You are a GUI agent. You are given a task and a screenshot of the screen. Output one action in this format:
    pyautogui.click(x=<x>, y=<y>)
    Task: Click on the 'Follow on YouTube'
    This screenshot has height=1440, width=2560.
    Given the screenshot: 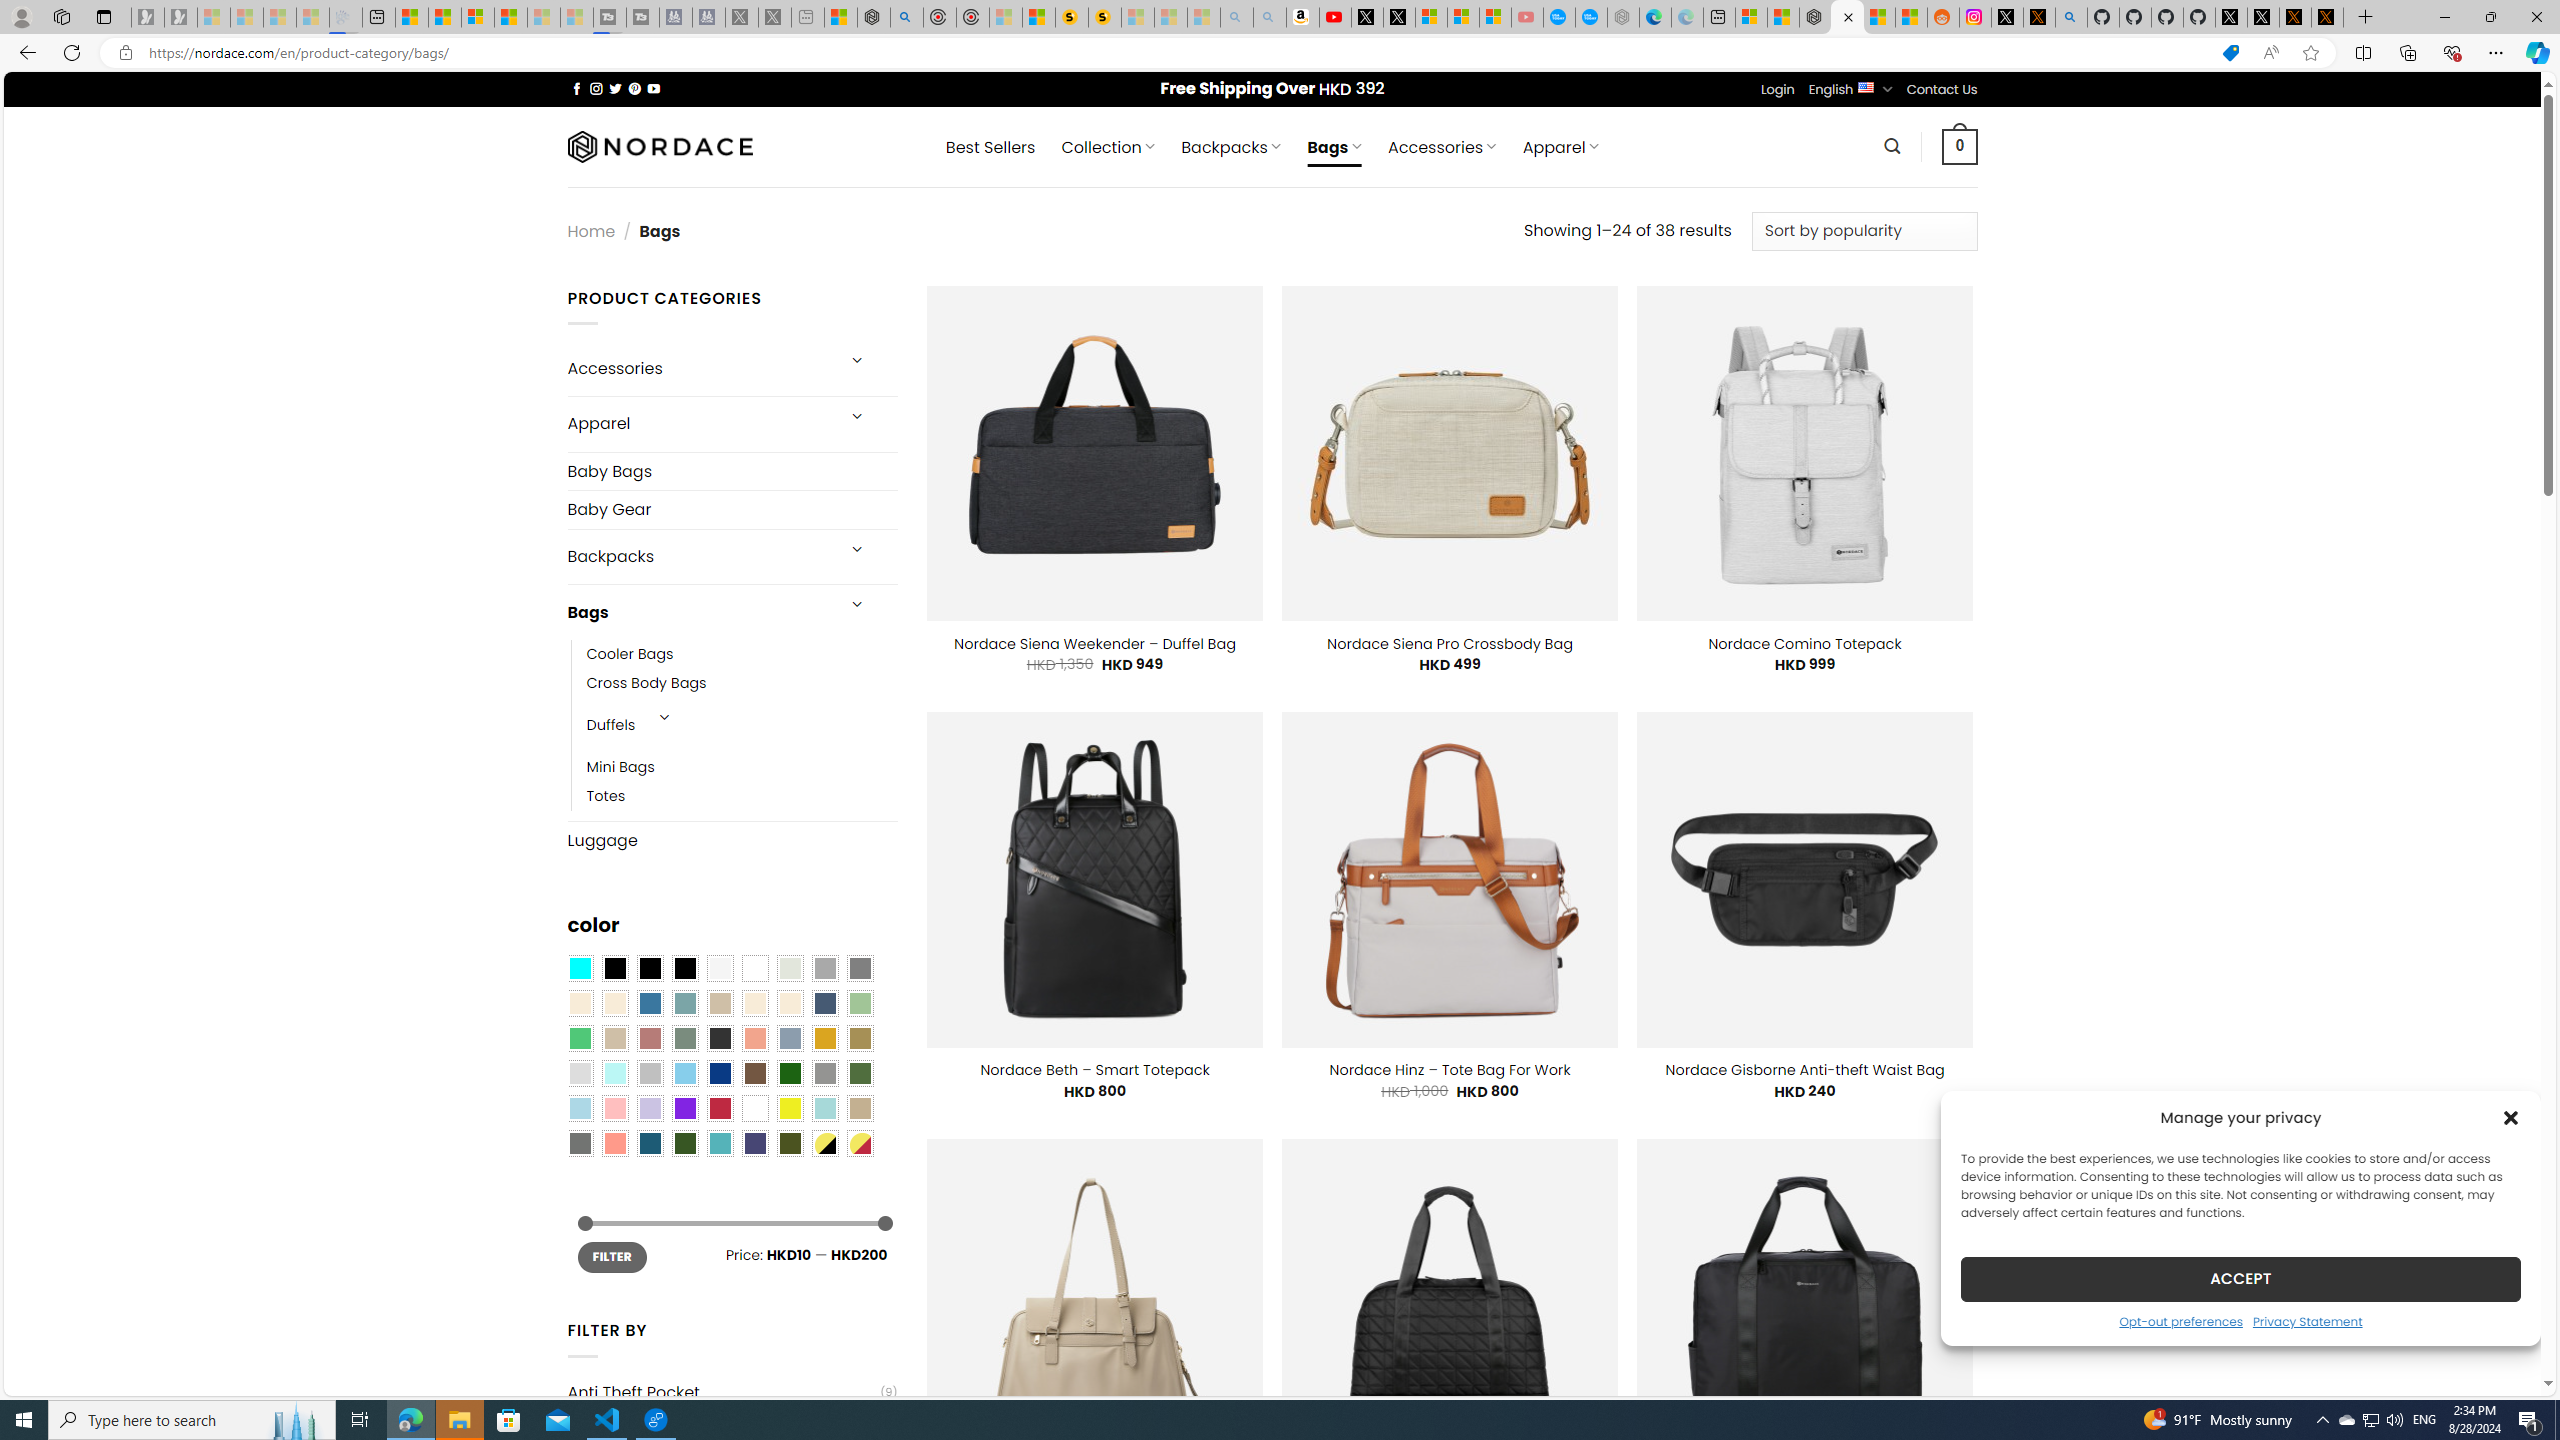 What is the action you would take?
    pyautogui.click(x=653, y=88)
    